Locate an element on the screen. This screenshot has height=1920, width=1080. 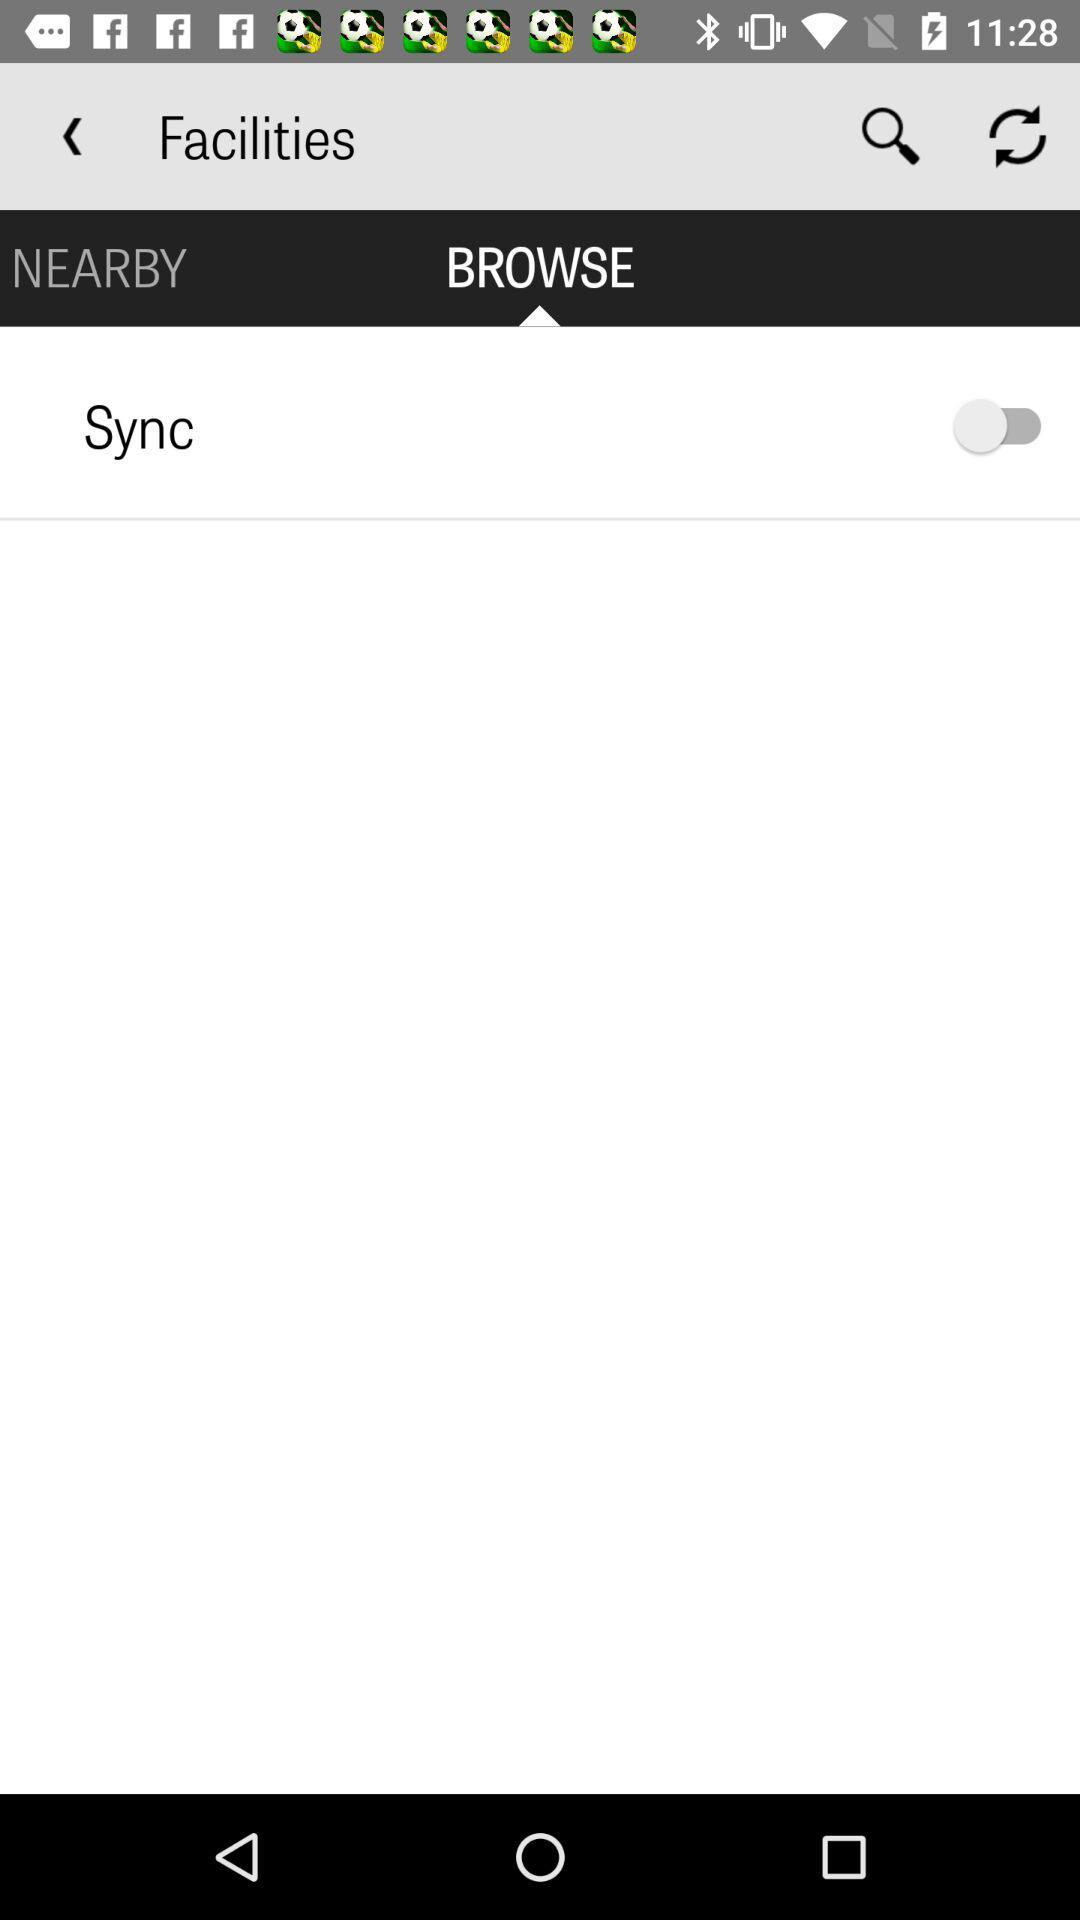
the icon to the right of the facilities icon is located at coordinates (890, 135).